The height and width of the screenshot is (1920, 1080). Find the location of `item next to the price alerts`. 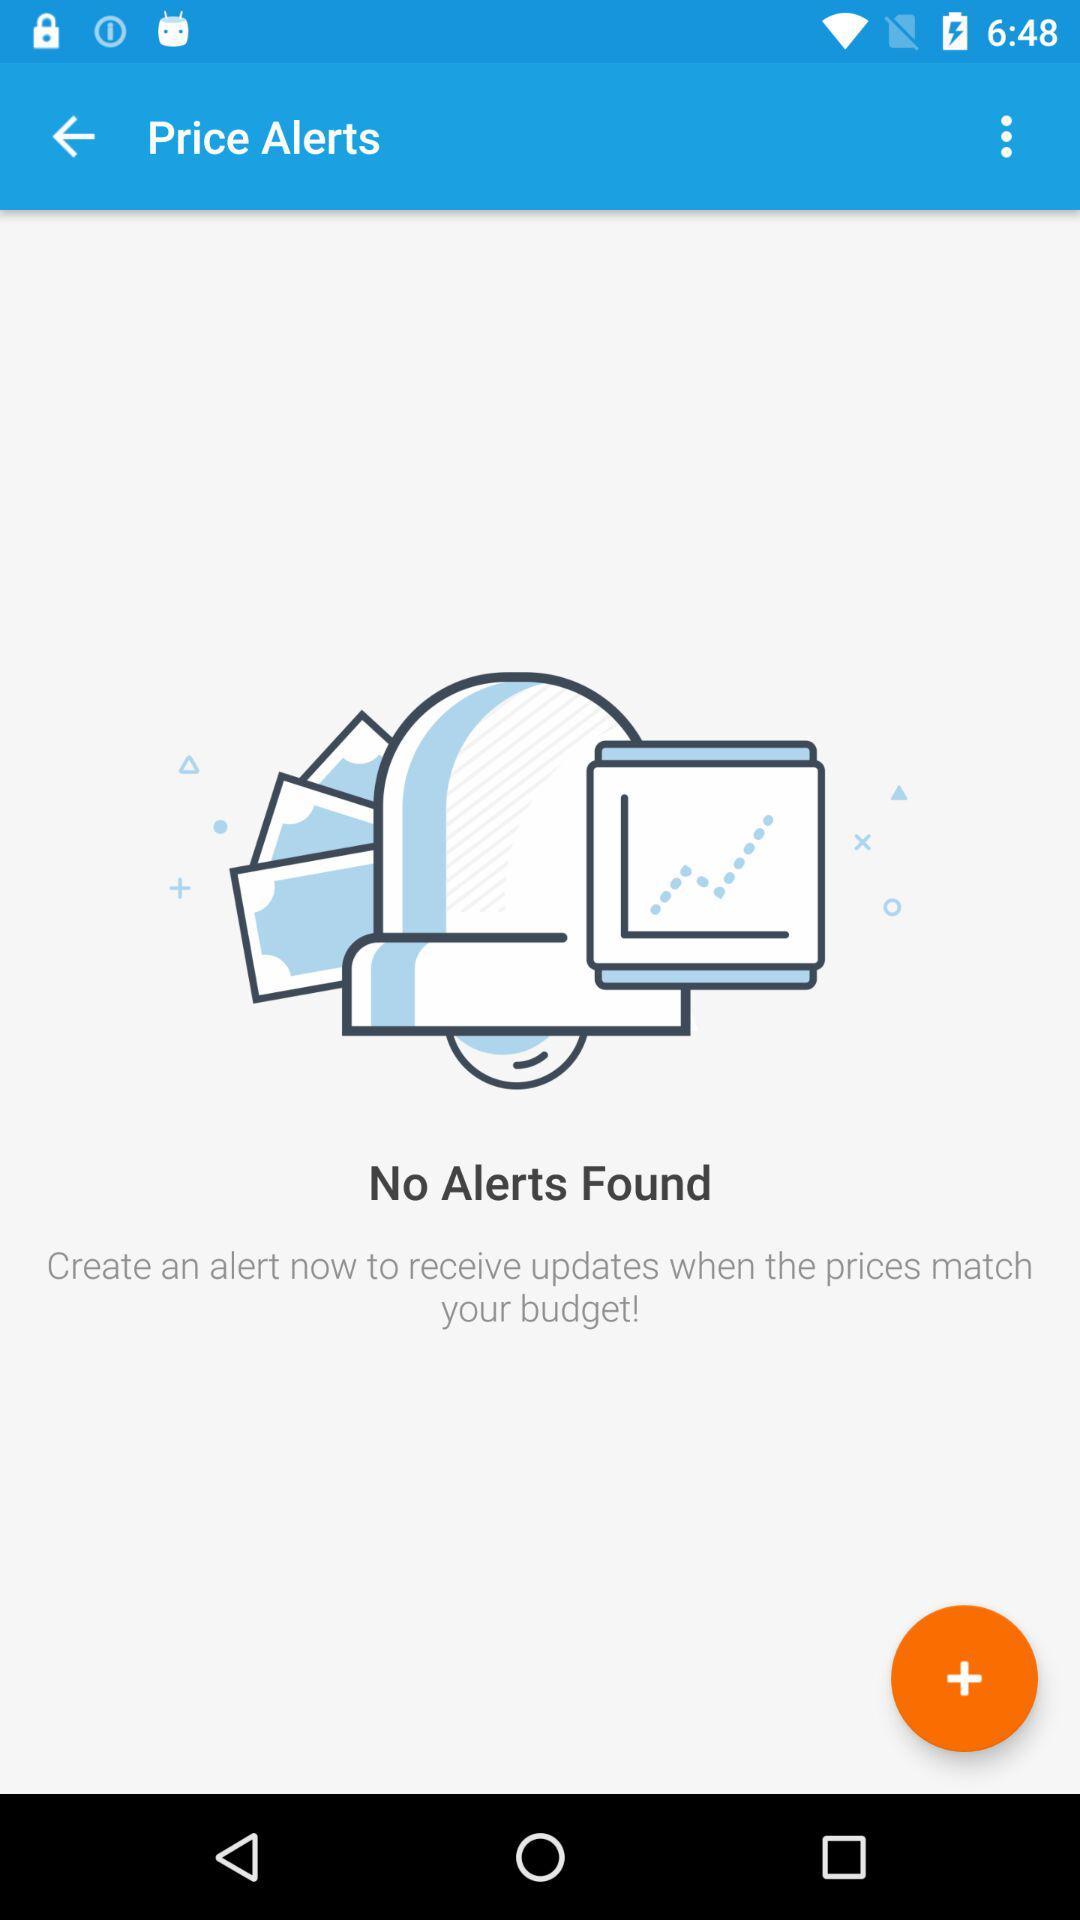

item next to the price alerts is located at coordinates (1006, 135).